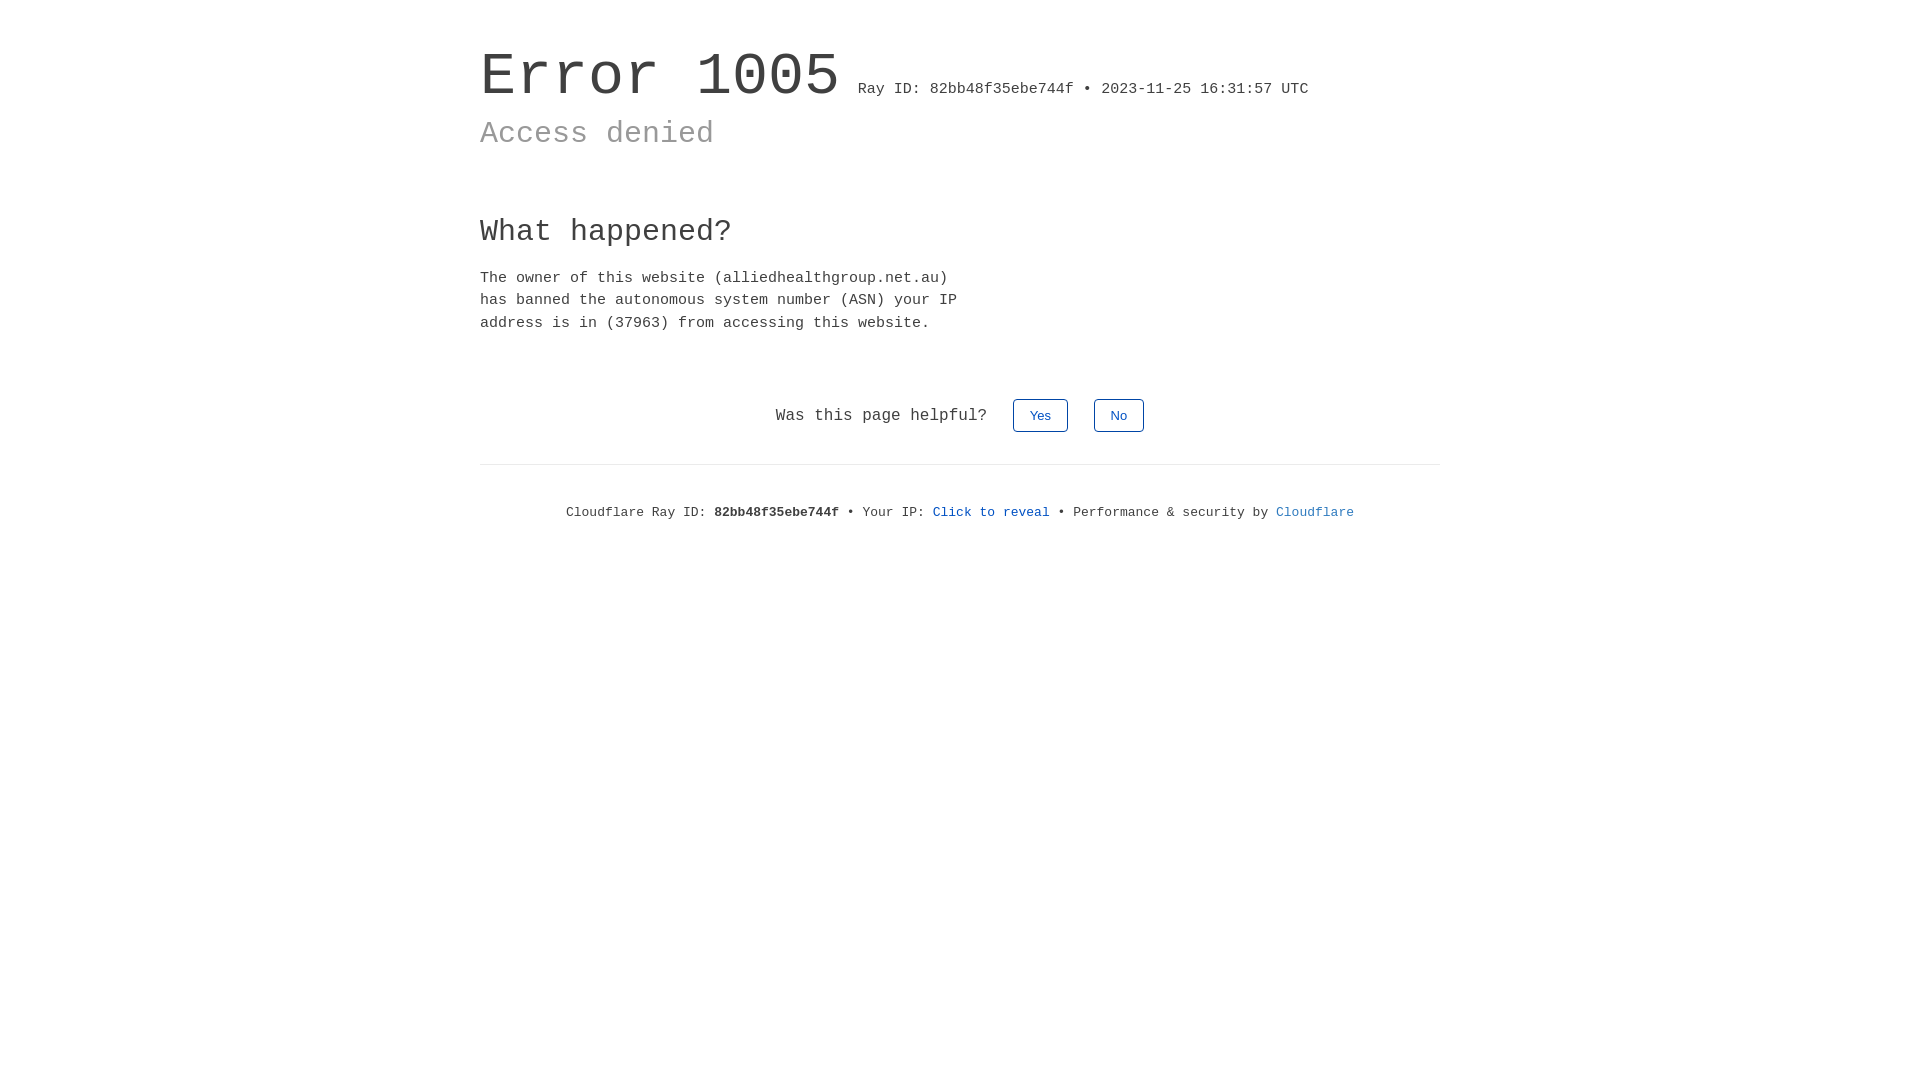 This screenshot has width=1920, height=1080. Describe the element at coordinates (1118, 414) in the screenshot. I see `'No'` at that location.